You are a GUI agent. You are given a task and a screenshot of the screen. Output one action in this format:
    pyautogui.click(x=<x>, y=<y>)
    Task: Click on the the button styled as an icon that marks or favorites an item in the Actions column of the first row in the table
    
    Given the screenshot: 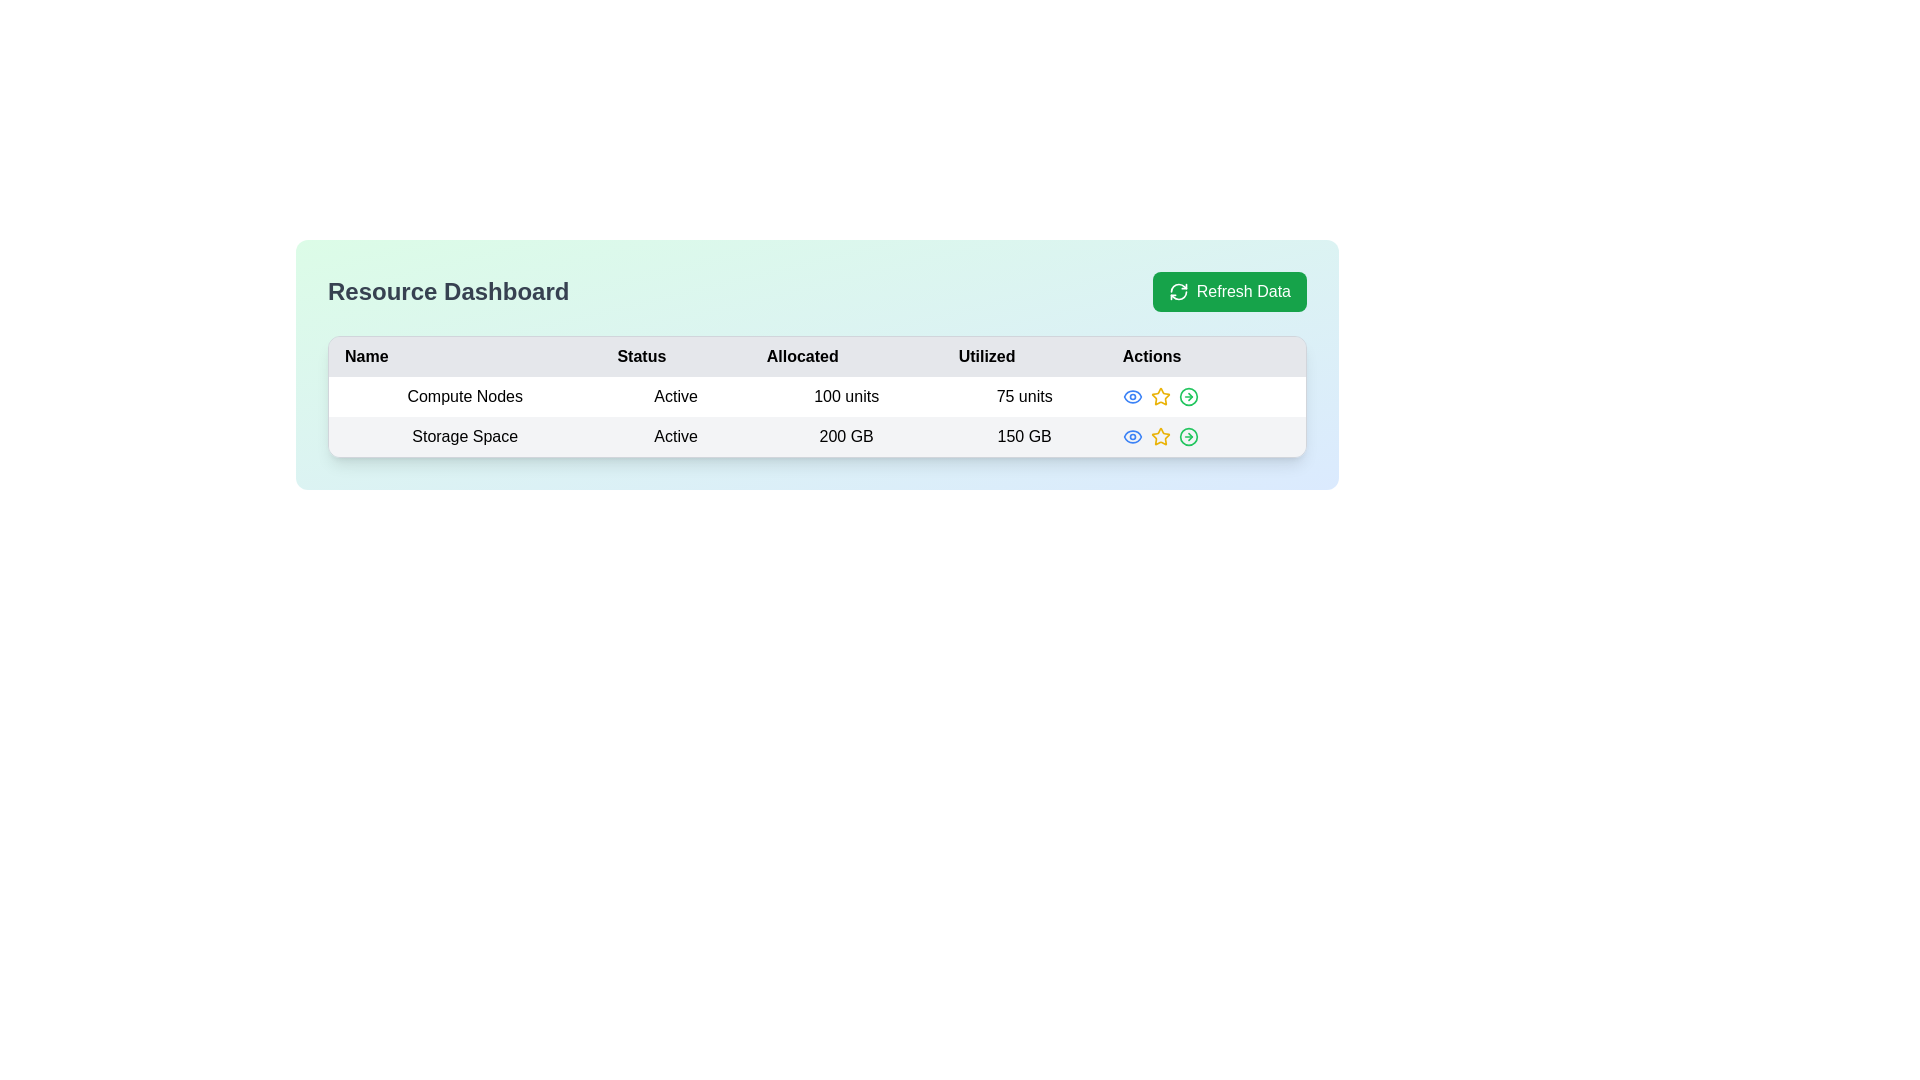 What is the action you would take?
    pyautogui.click(x=1160, y=435)
    